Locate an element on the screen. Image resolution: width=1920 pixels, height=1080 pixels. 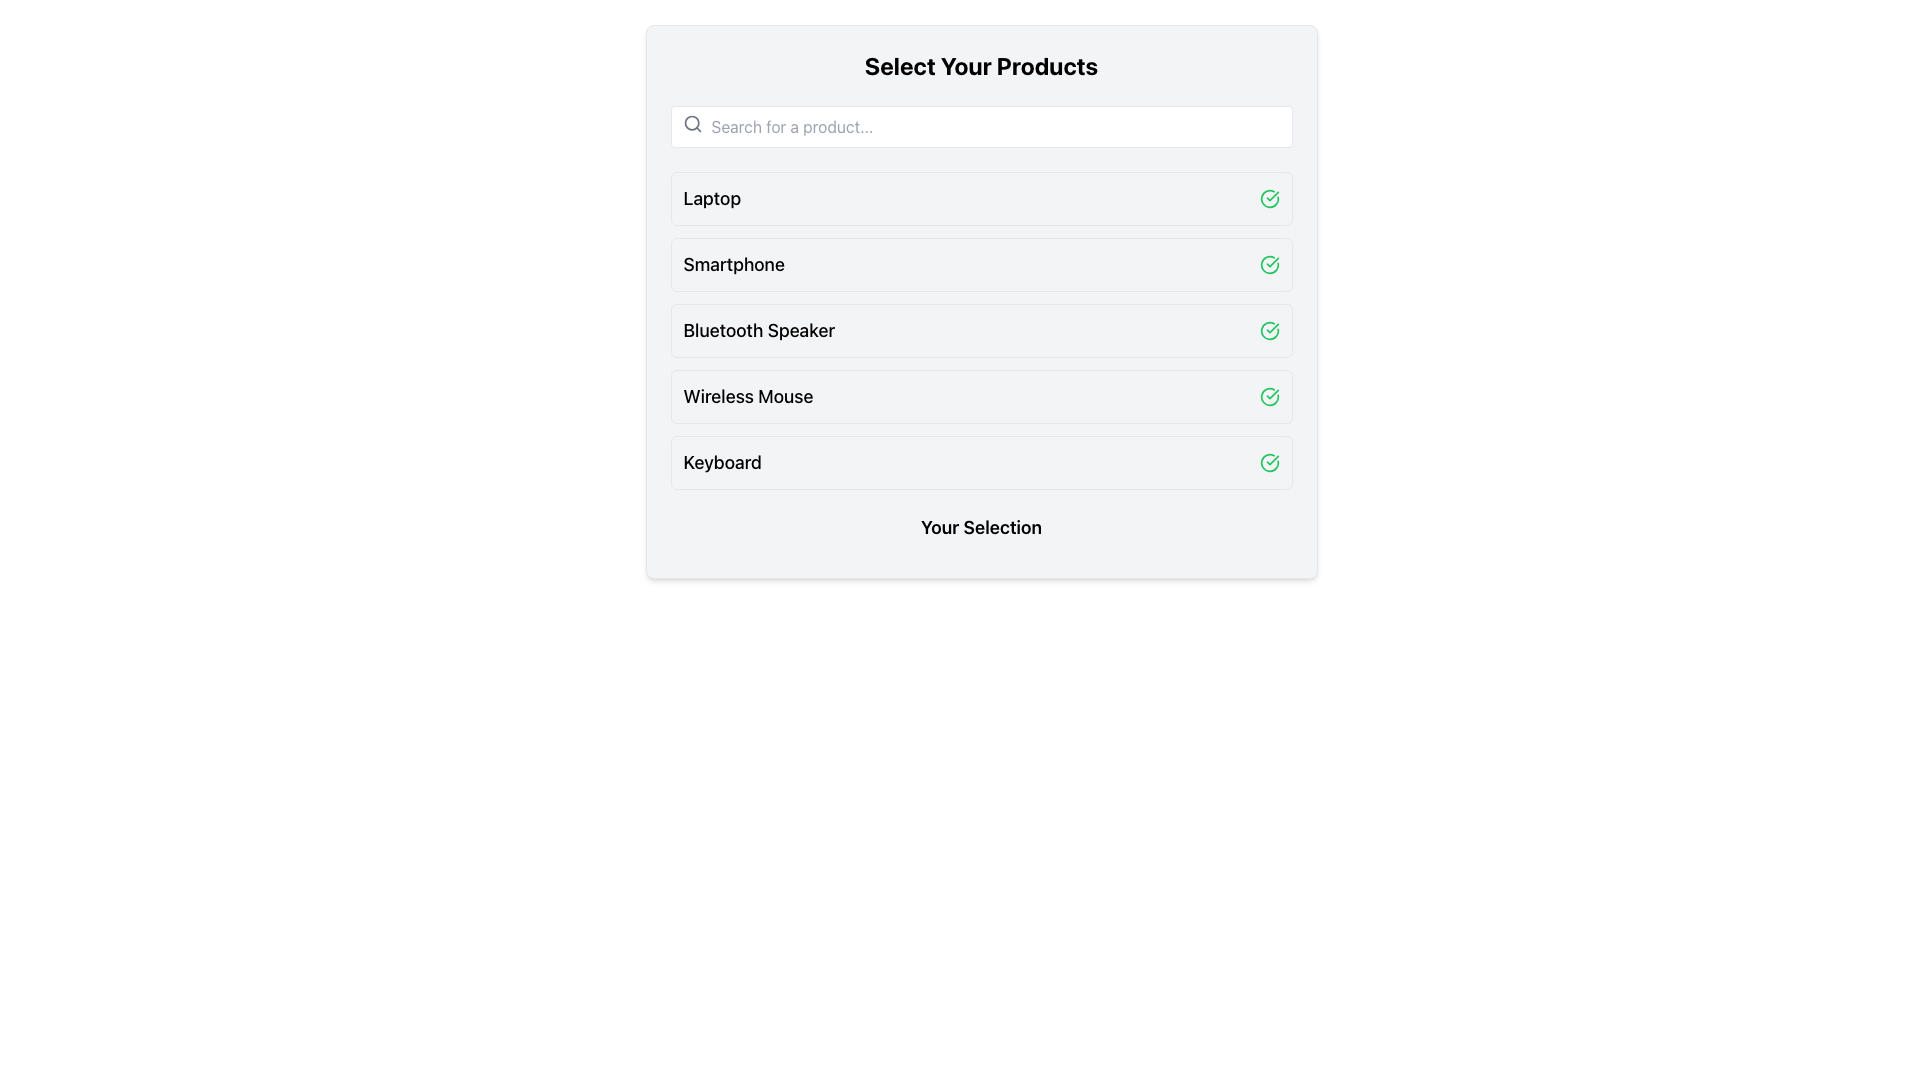
the 'Wireless Mouse' text label in the product list is located at coordinates (747, 397).